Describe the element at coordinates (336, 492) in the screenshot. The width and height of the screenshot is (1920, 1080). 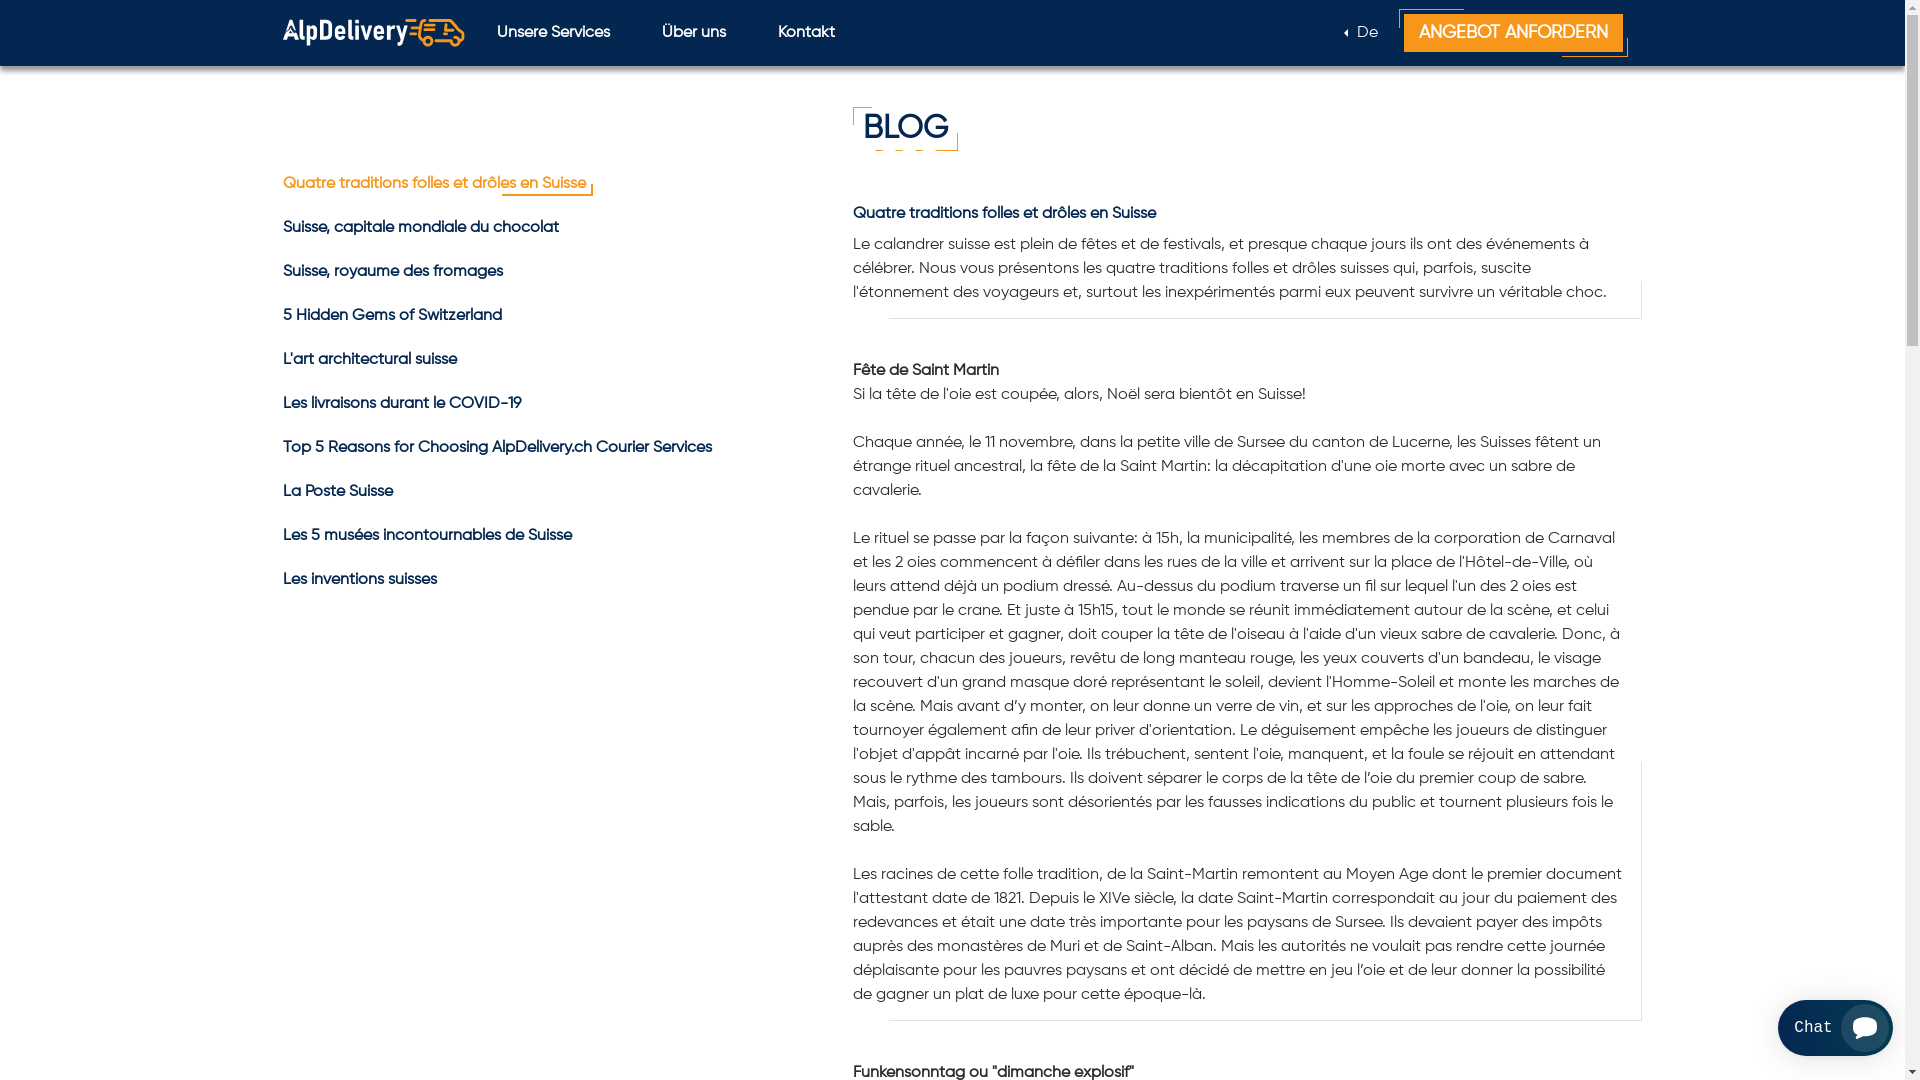
I see `'La Poste Suisse'` at that location.